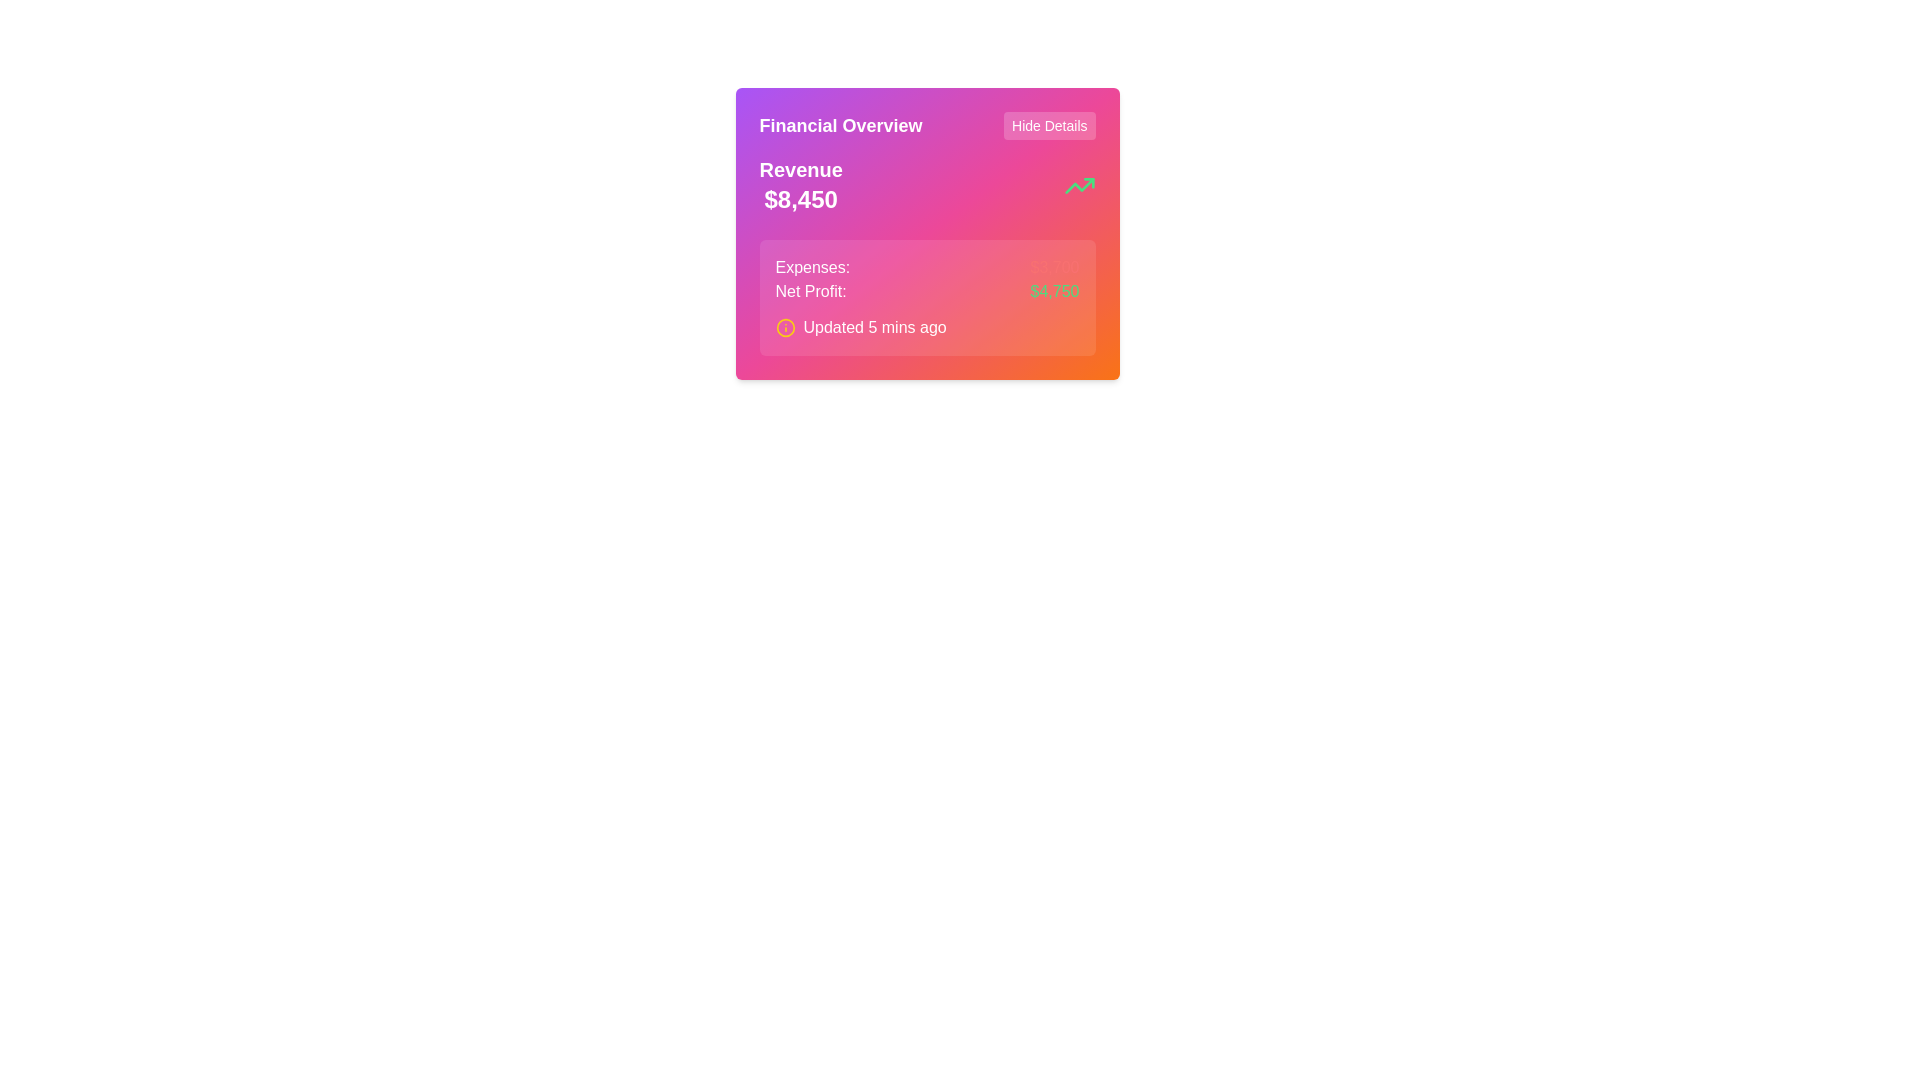  Describe the element at coordinates (812, 266) in the screenshot. I see `the text label that displays 'Expenses:' styled in white on a gradient pink background, positioned to the left of the monetary value element` at that location.